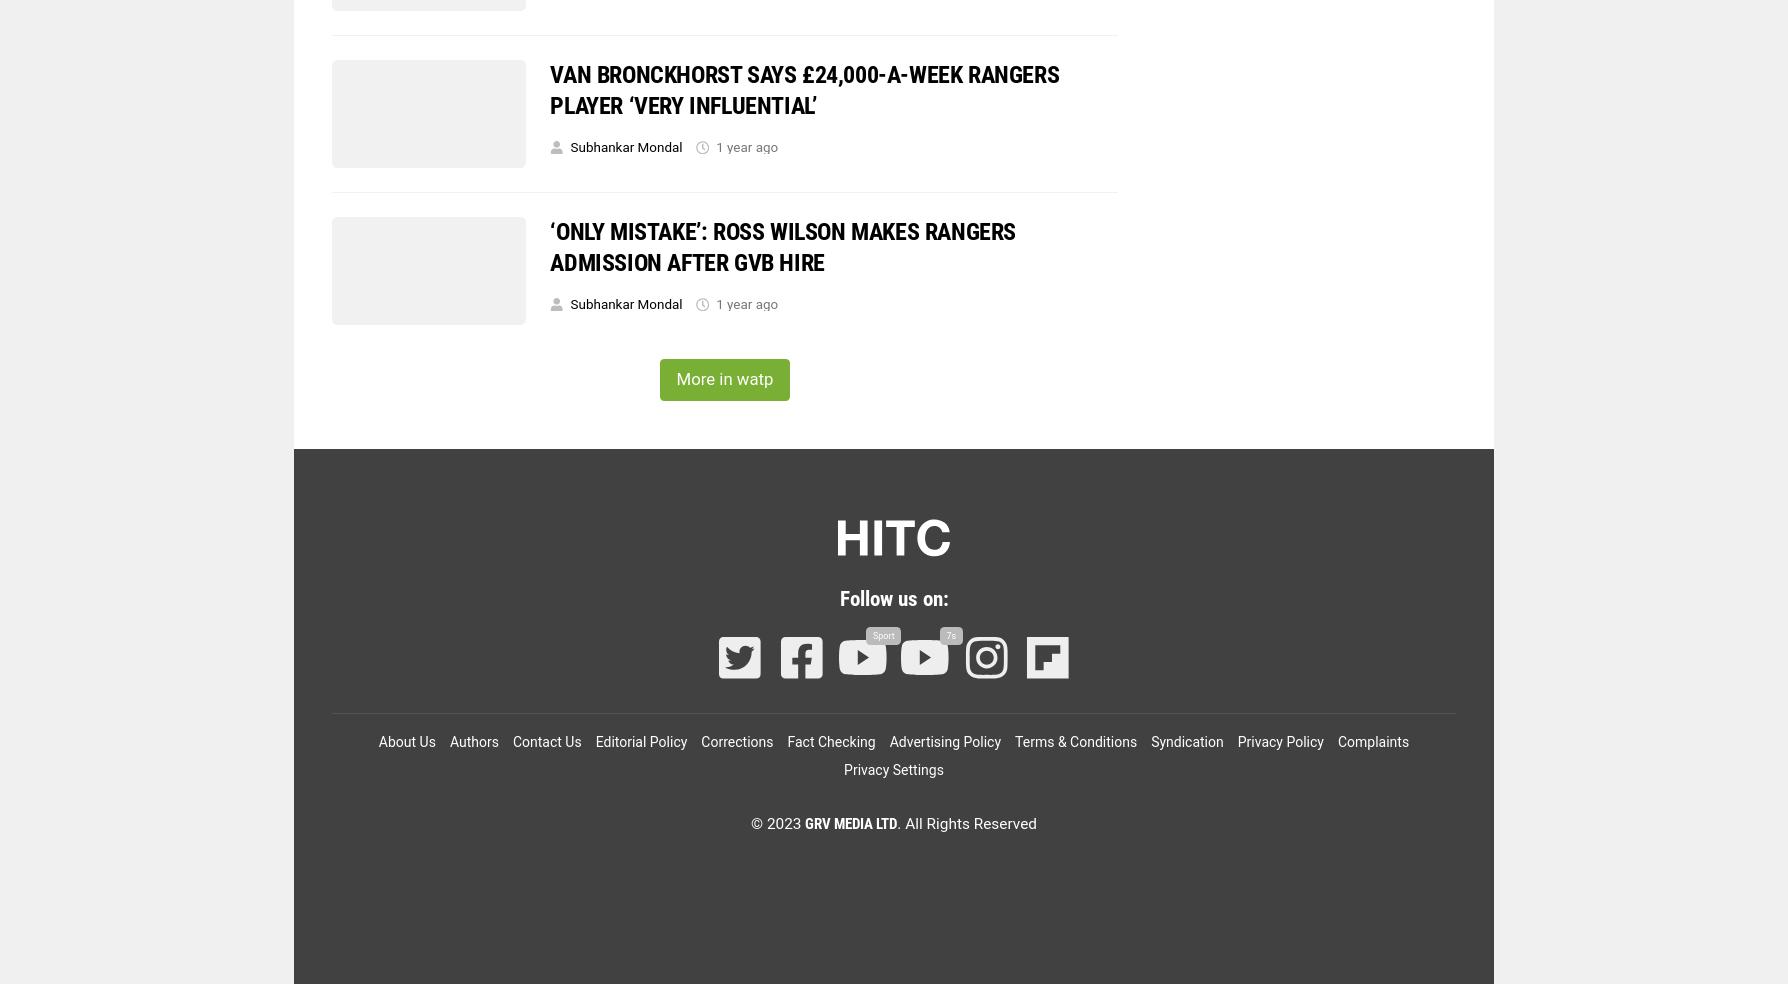 The image size is (1788, 984). Describe the element at coordinates (850, 823) in the screenshot. I see `'GRV Media Ltd'` at that location.